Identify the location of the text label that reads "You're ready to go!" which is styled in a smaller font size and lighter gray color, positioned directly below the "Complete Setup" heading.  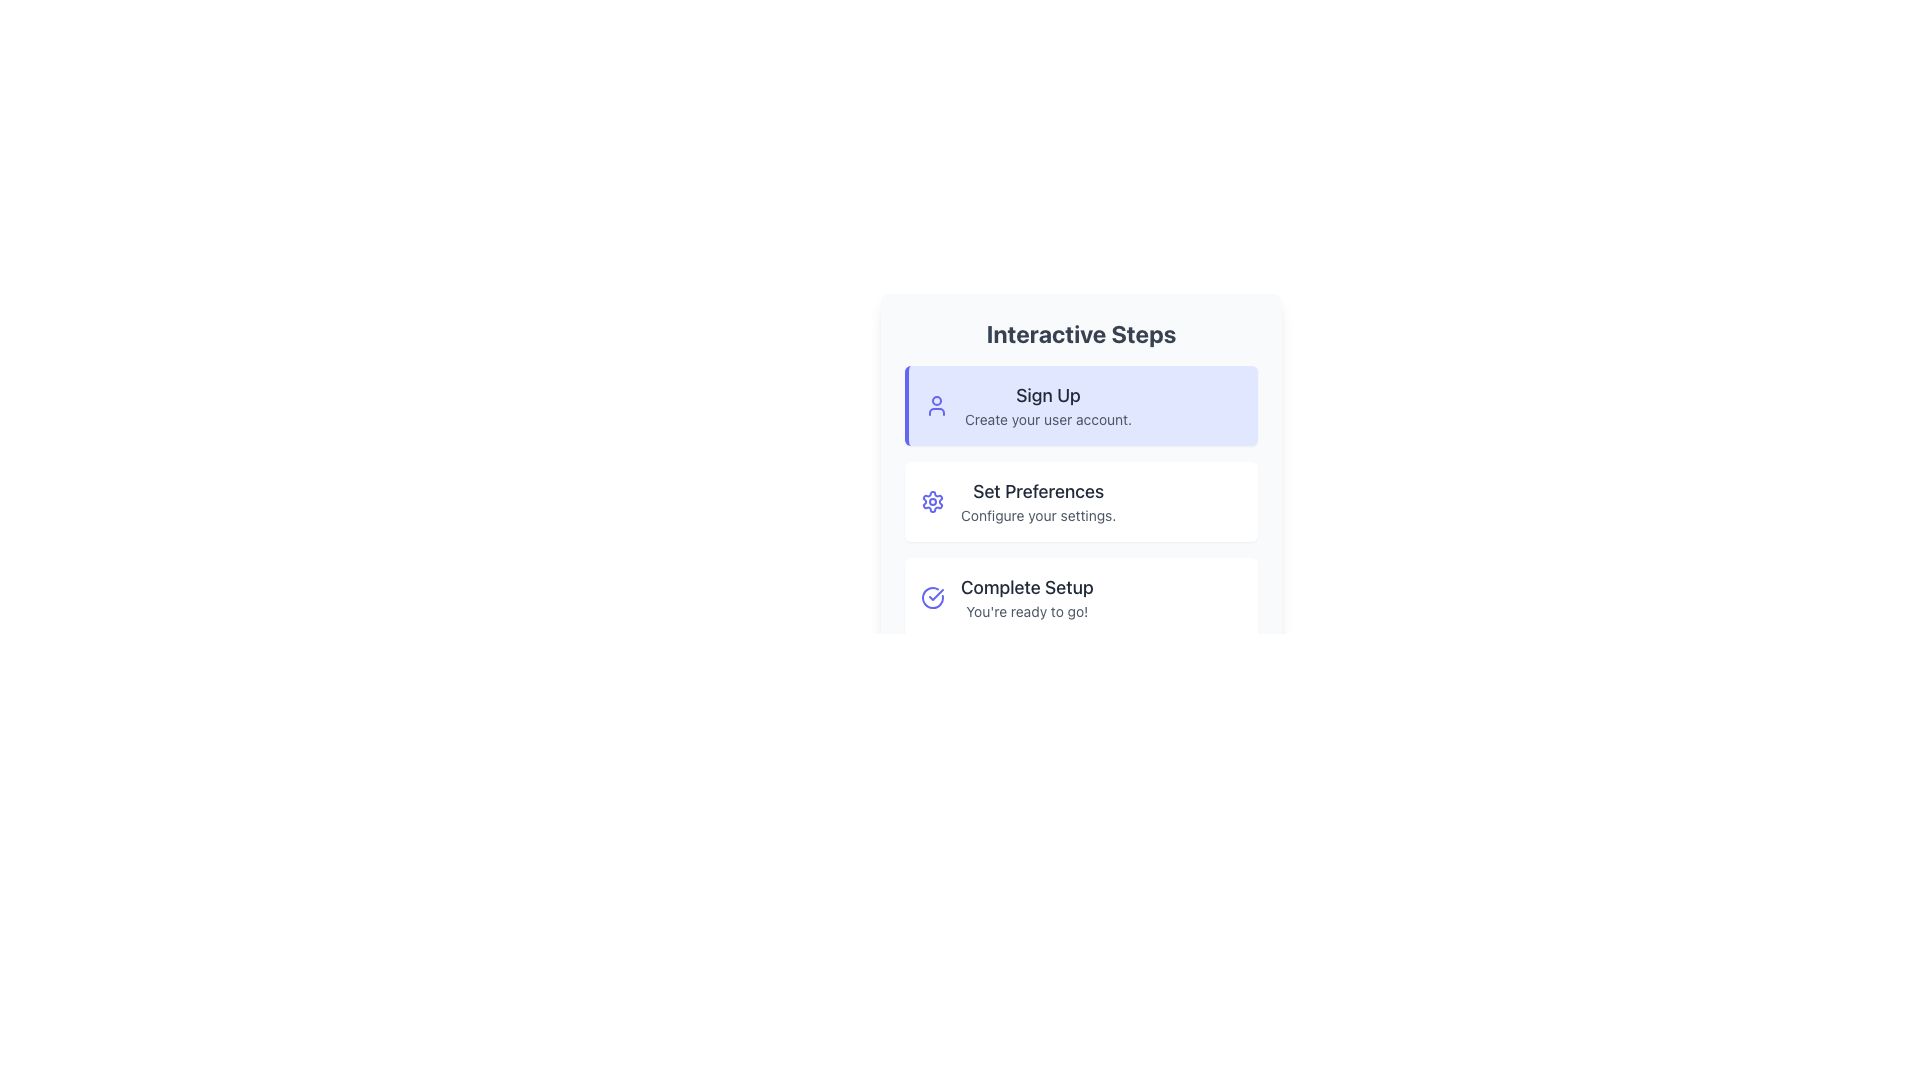
(1027, 611).